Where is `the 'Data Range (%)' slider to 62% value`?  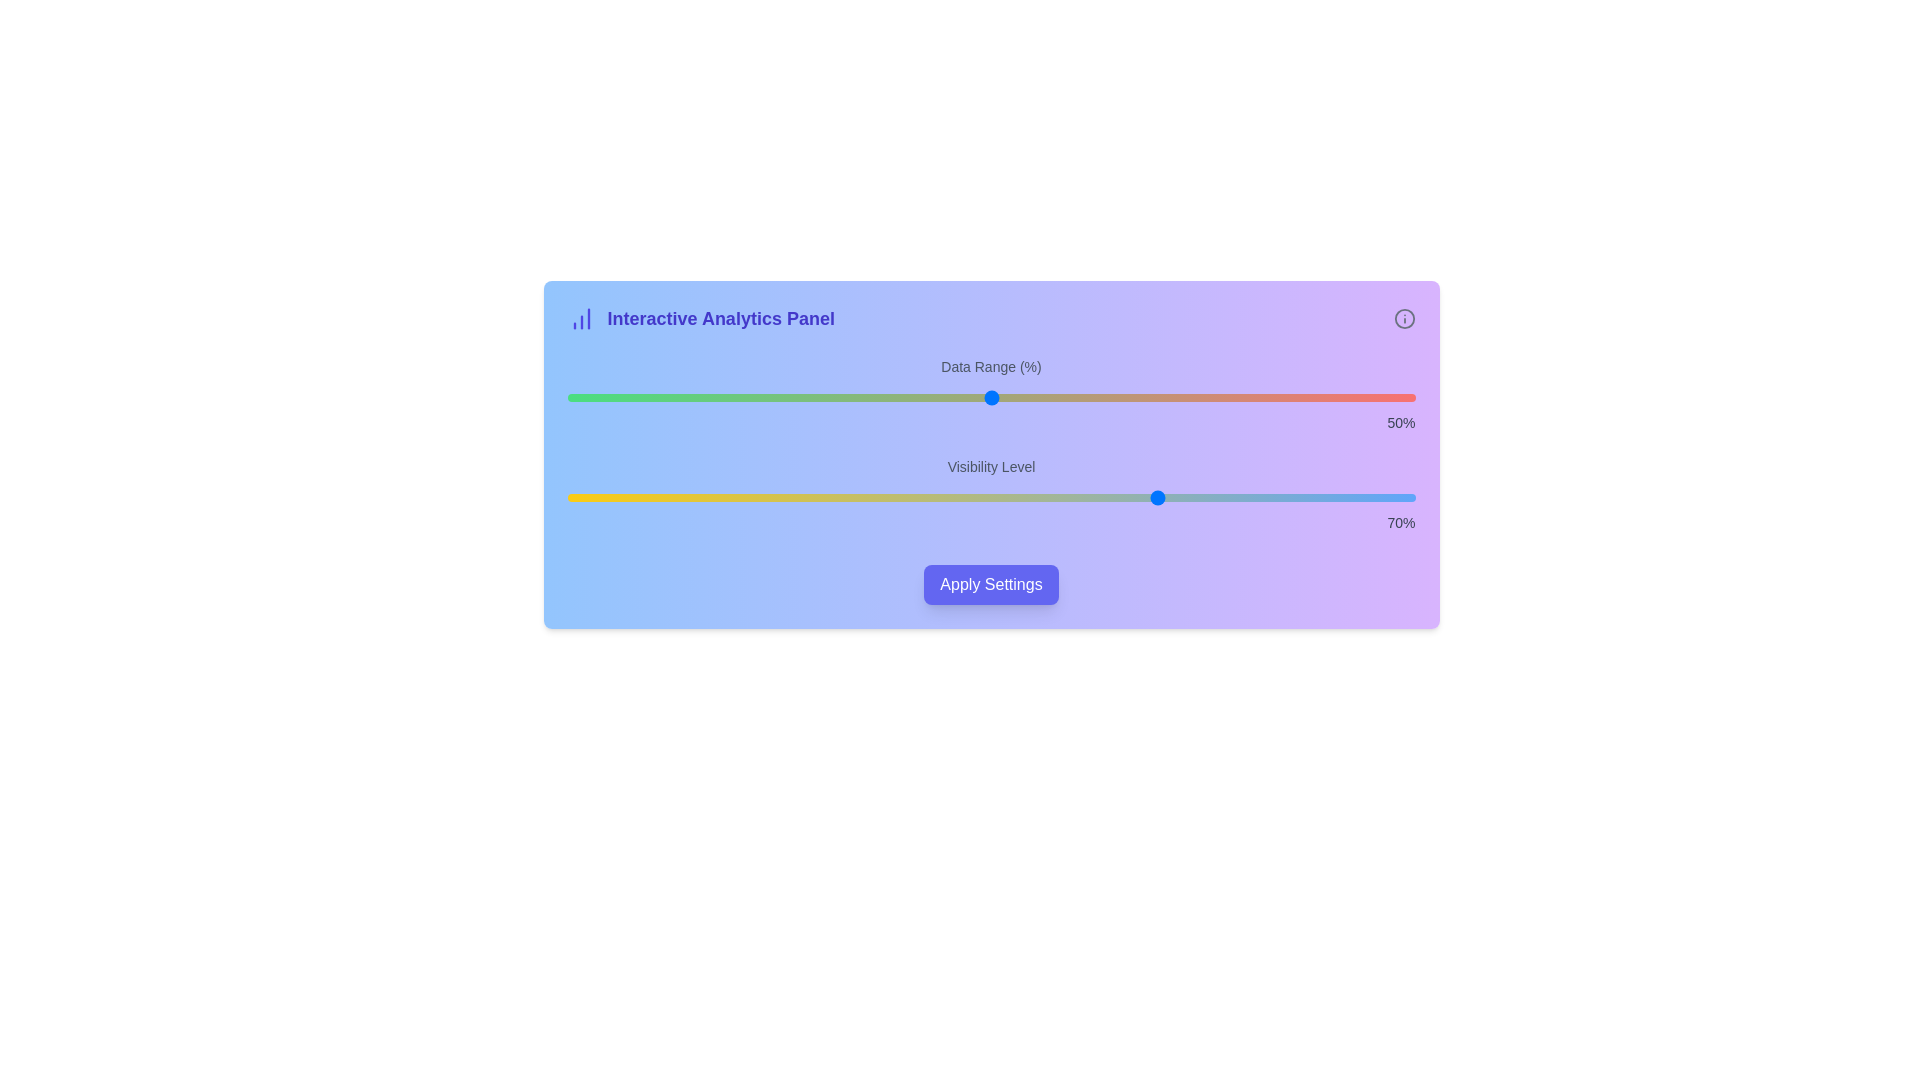
the 'Data Range (%)' slider to 62% value is located at coordinates (1092, 397).